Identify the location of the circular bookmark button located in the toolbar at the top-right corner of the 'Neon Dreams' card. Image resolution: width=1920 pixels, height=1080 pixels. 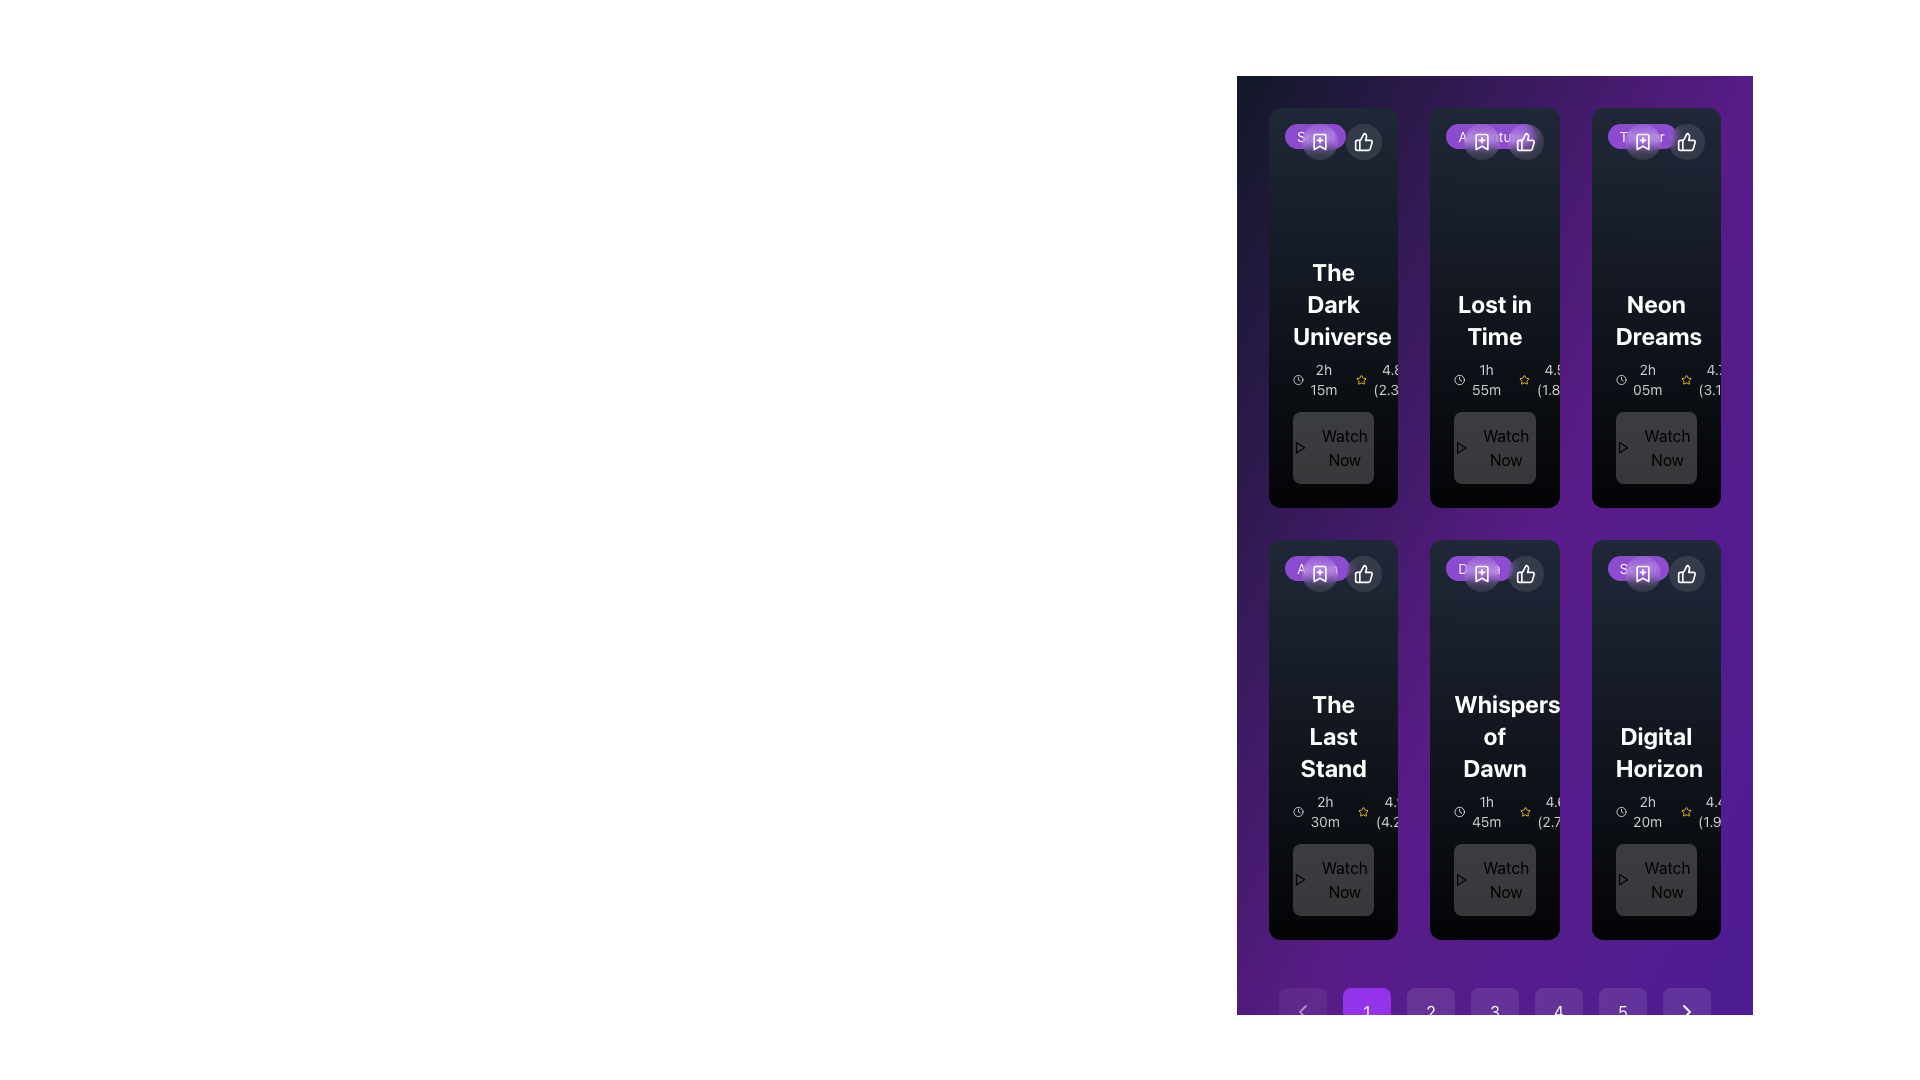
(1642, 141).